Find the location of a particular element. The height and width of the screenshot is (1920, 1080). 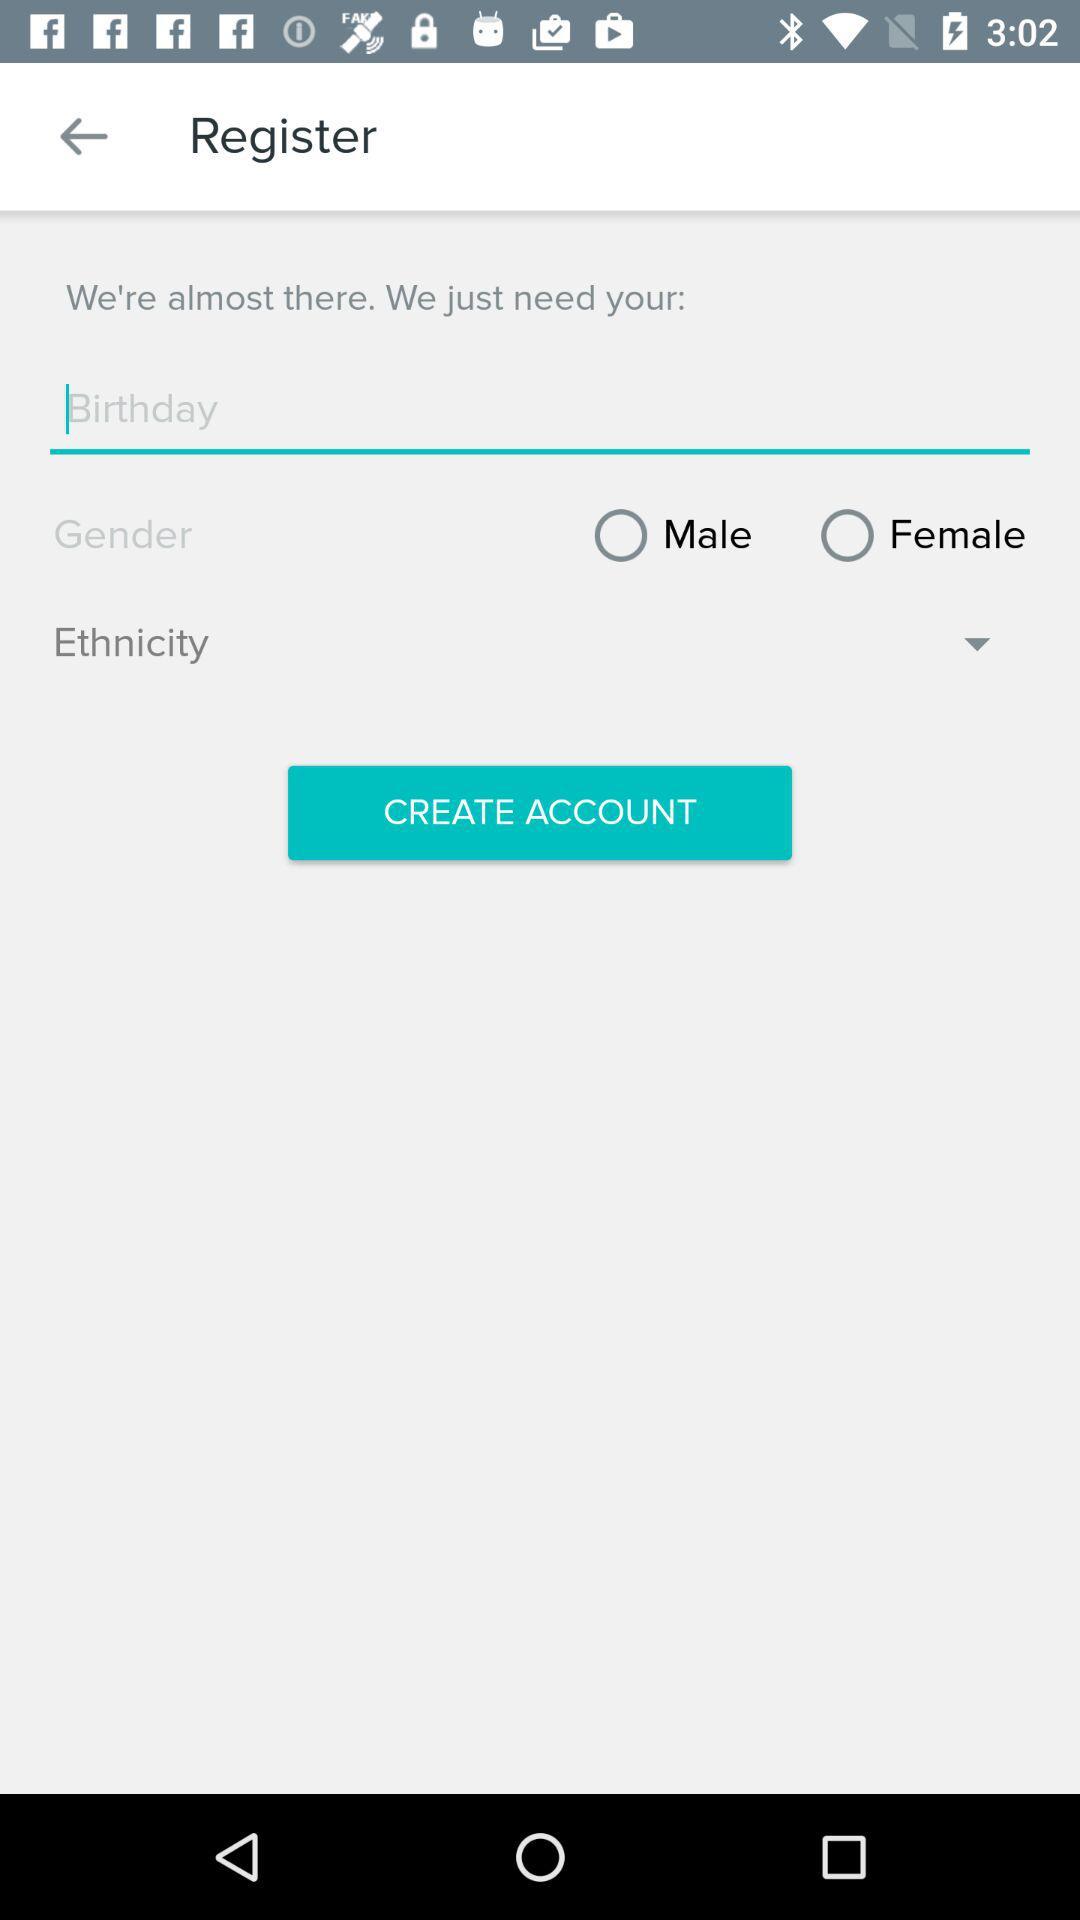

female is located at coordinates (916, 535).